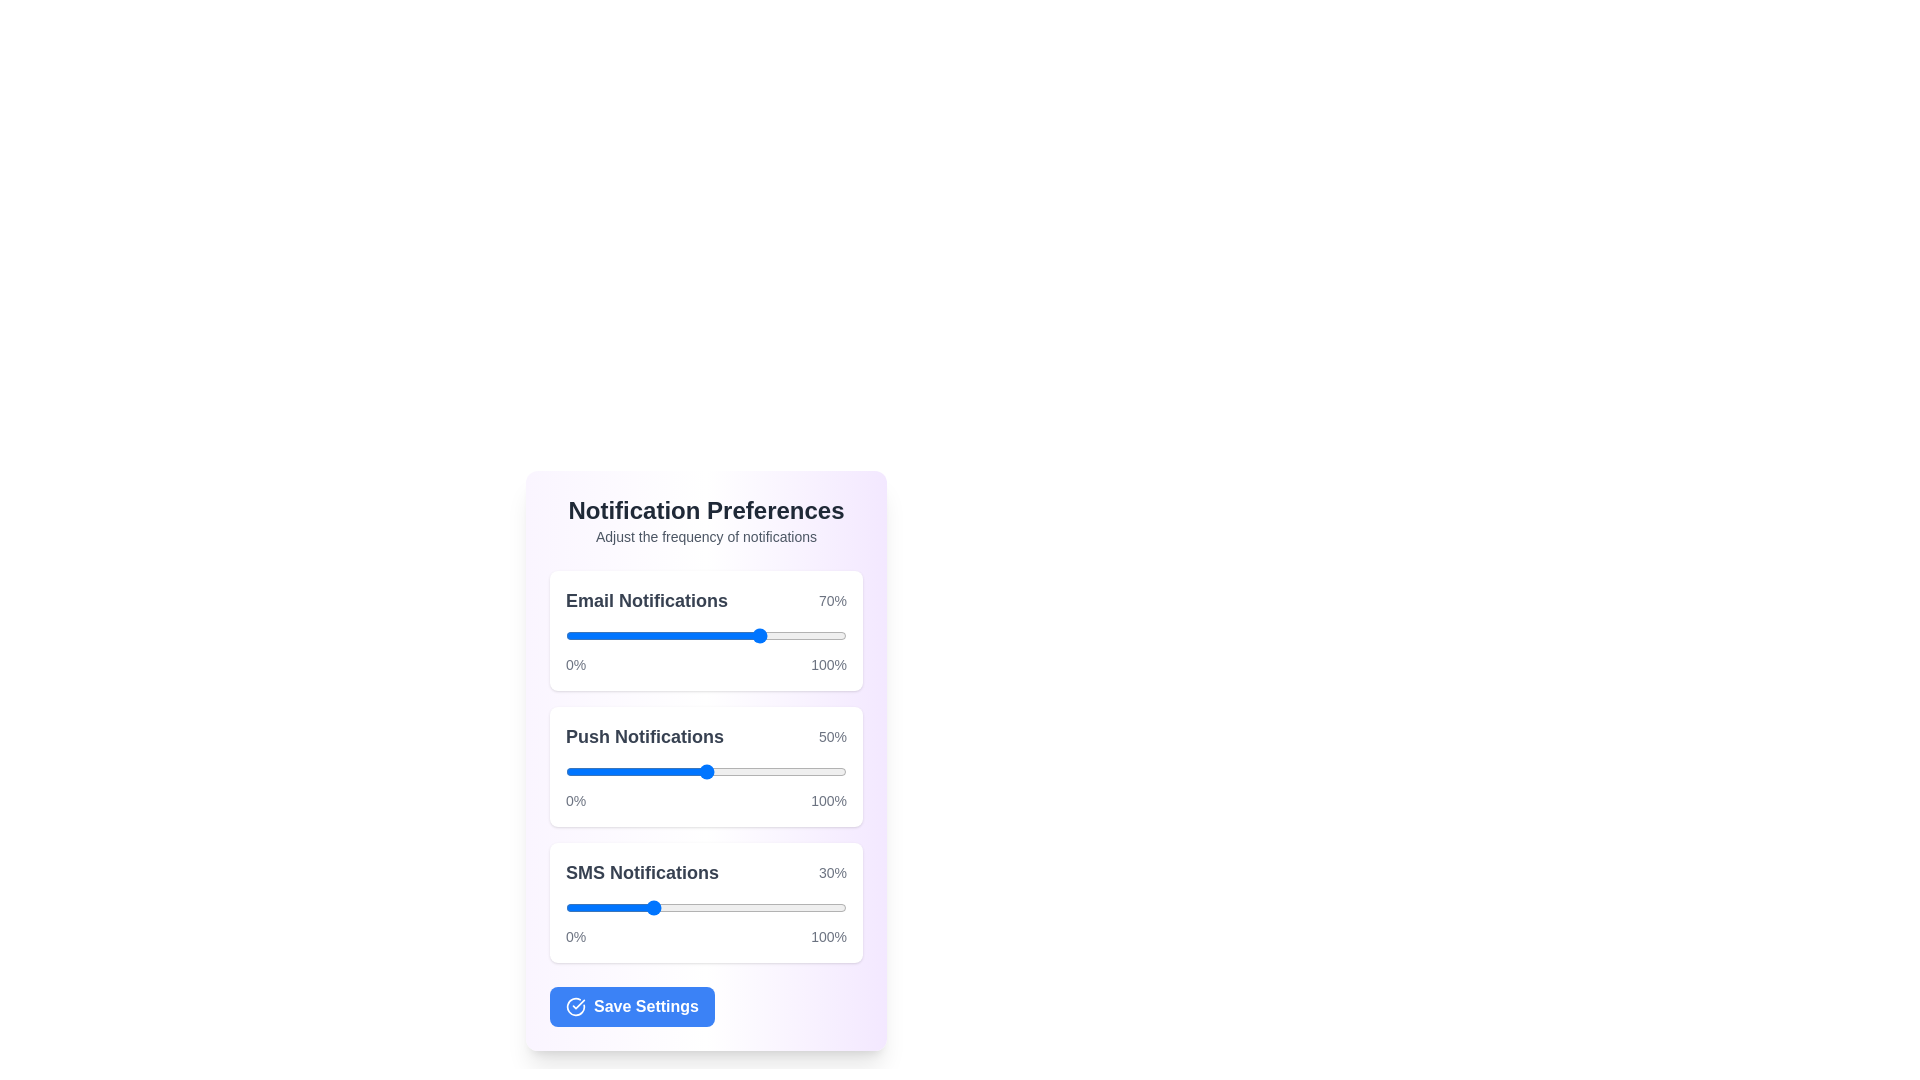 Image resolution: width=1920 pixels, height=1080 pixels. What do you see at coordinates (641, 907) in the screenshot?
I see `the SMS Notifications slider` at bounding box center [641, 907].